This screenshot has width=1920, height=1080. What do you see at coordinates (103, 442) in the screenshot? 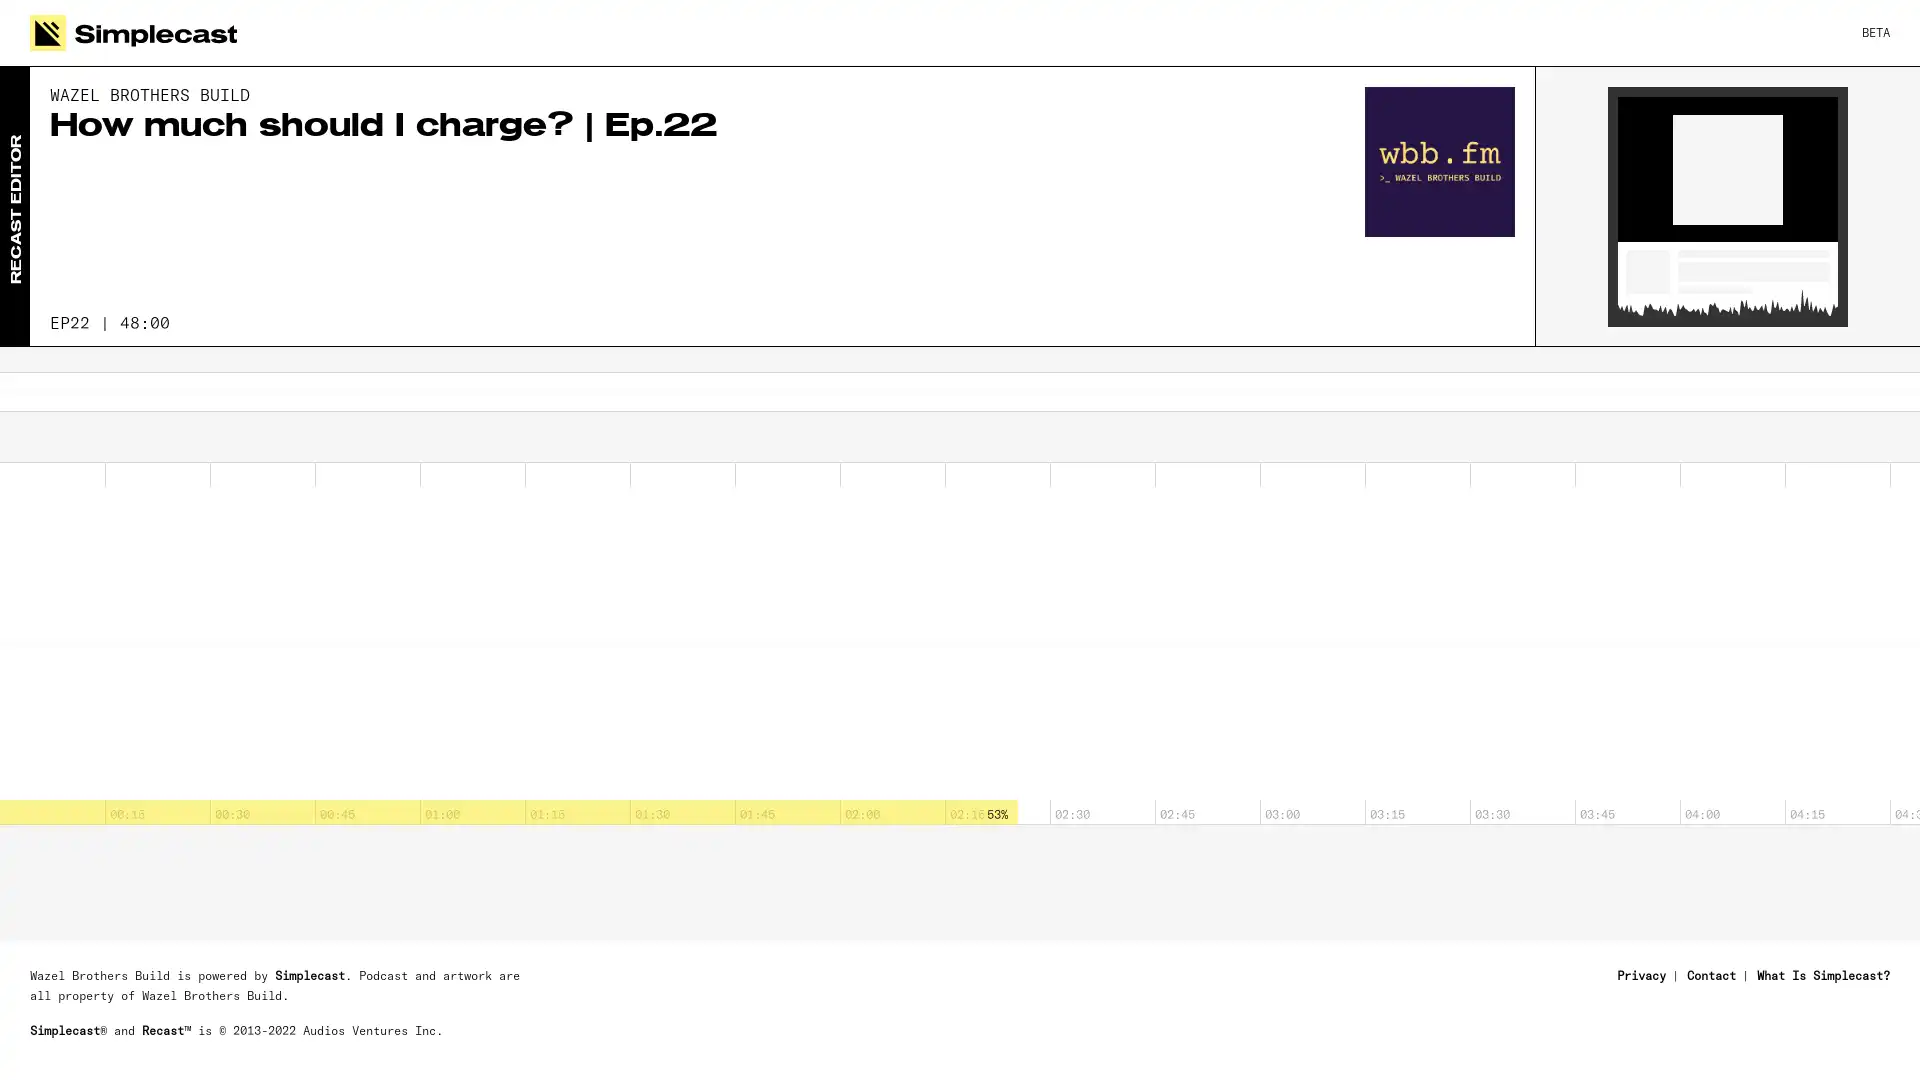
I see `60s` at bounding box center [103, 442].